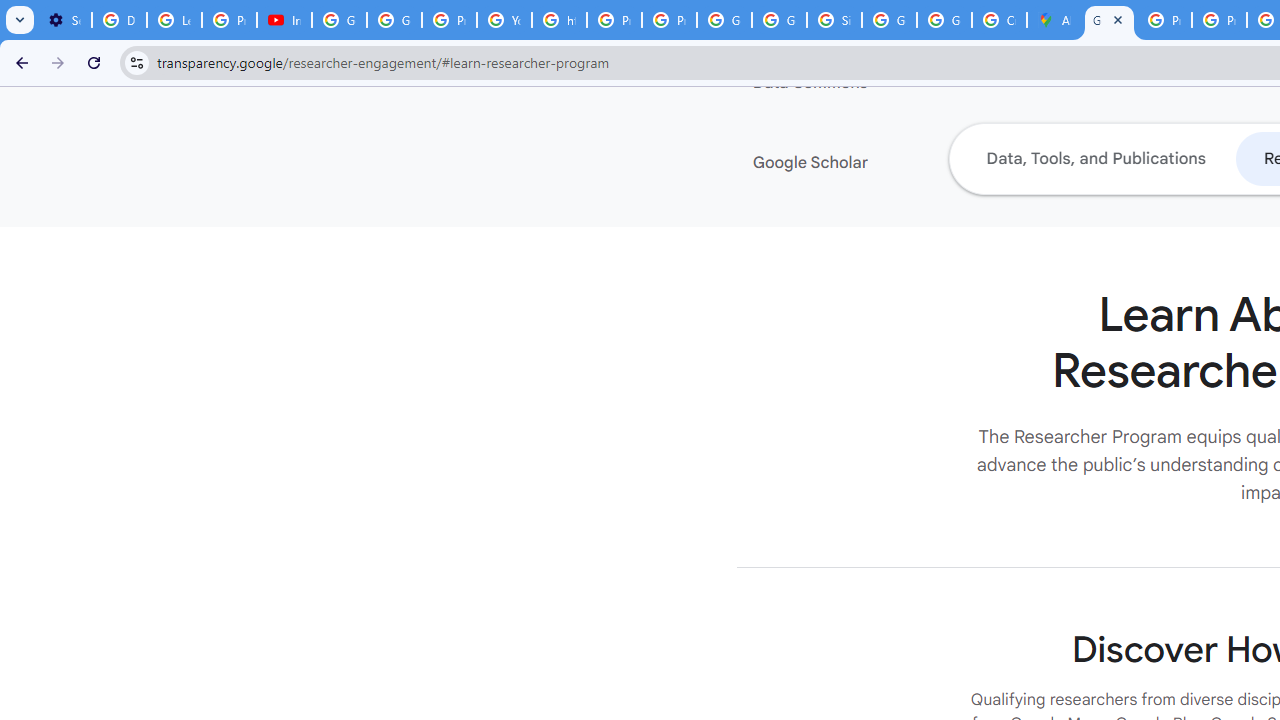 The width and height of the screenshot is (1280, 720). I want to click on 'Privacy Help Center - Policies Help', so click(1164, 20).